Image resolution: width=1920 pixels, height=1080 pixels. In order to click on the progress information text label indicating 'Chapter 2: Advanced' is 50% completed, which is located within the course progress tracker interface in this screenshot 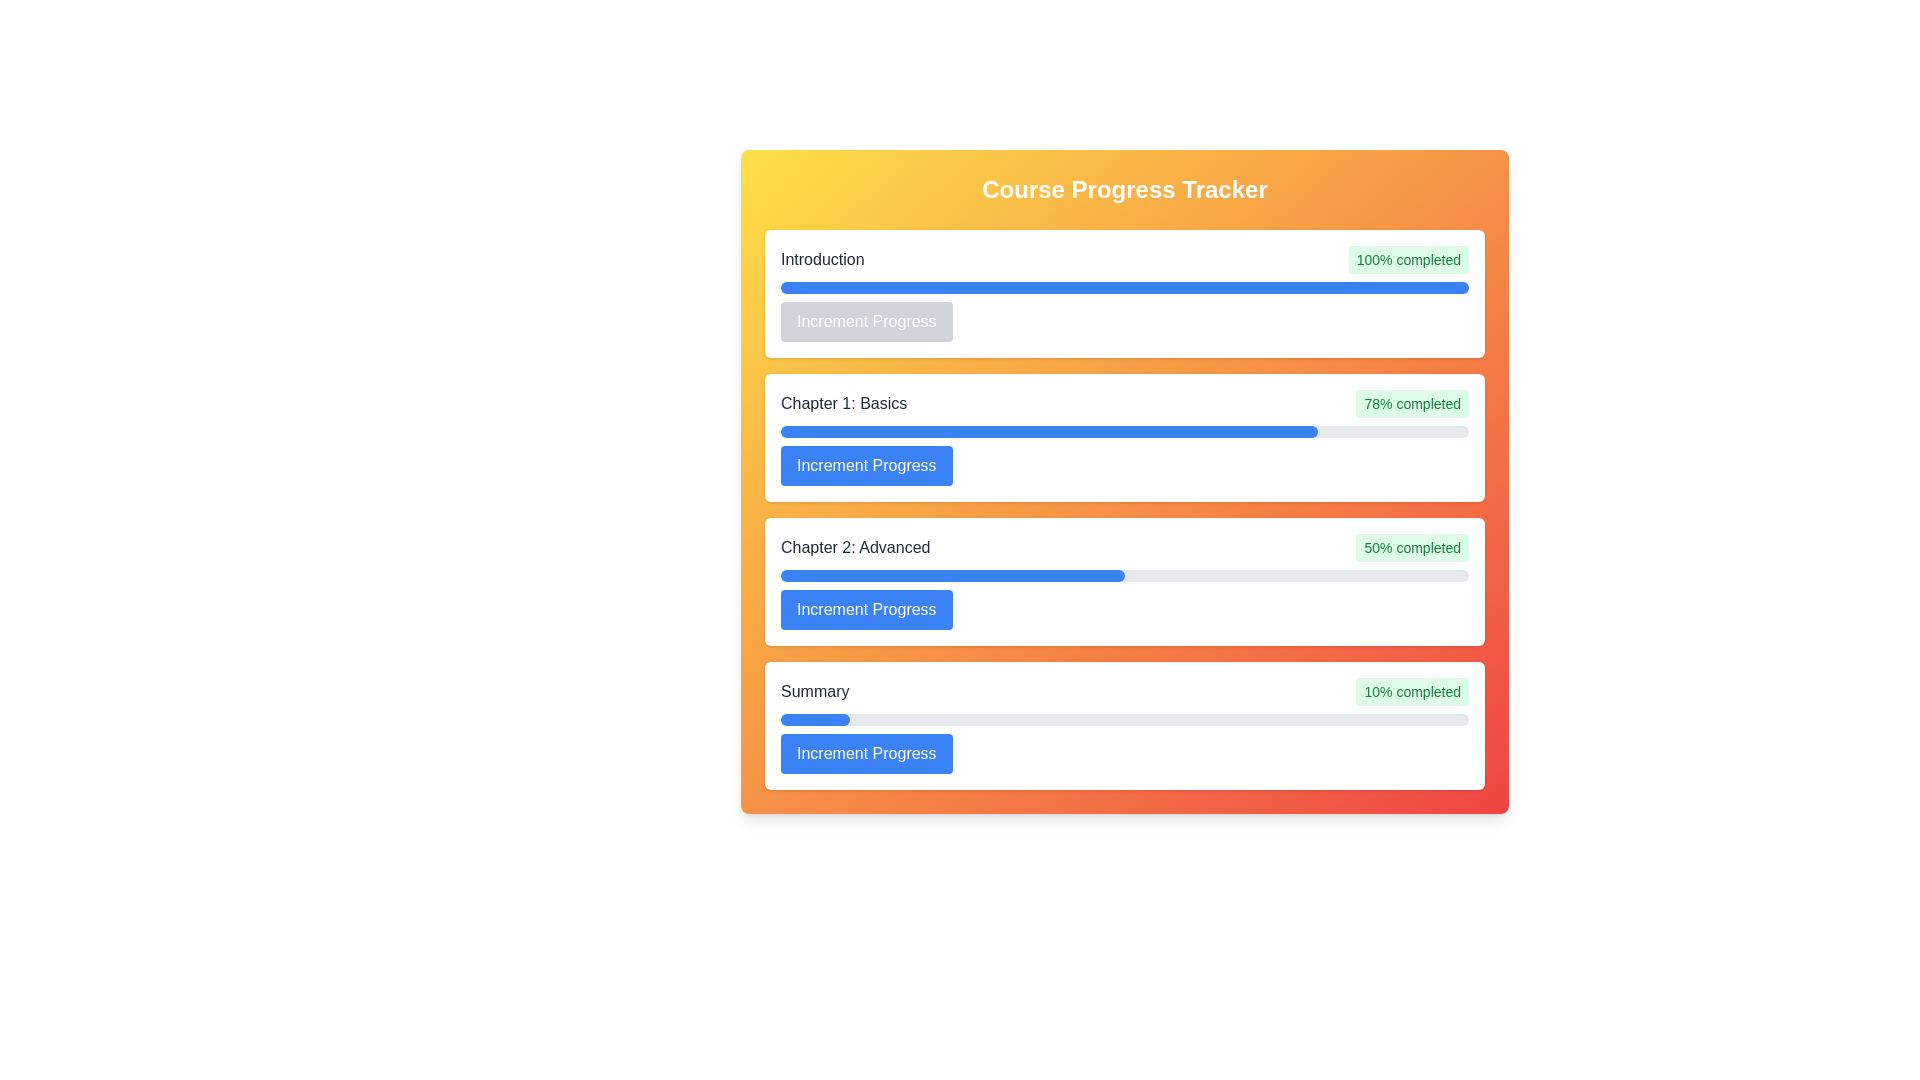, I will do `click(1411, 547)`.